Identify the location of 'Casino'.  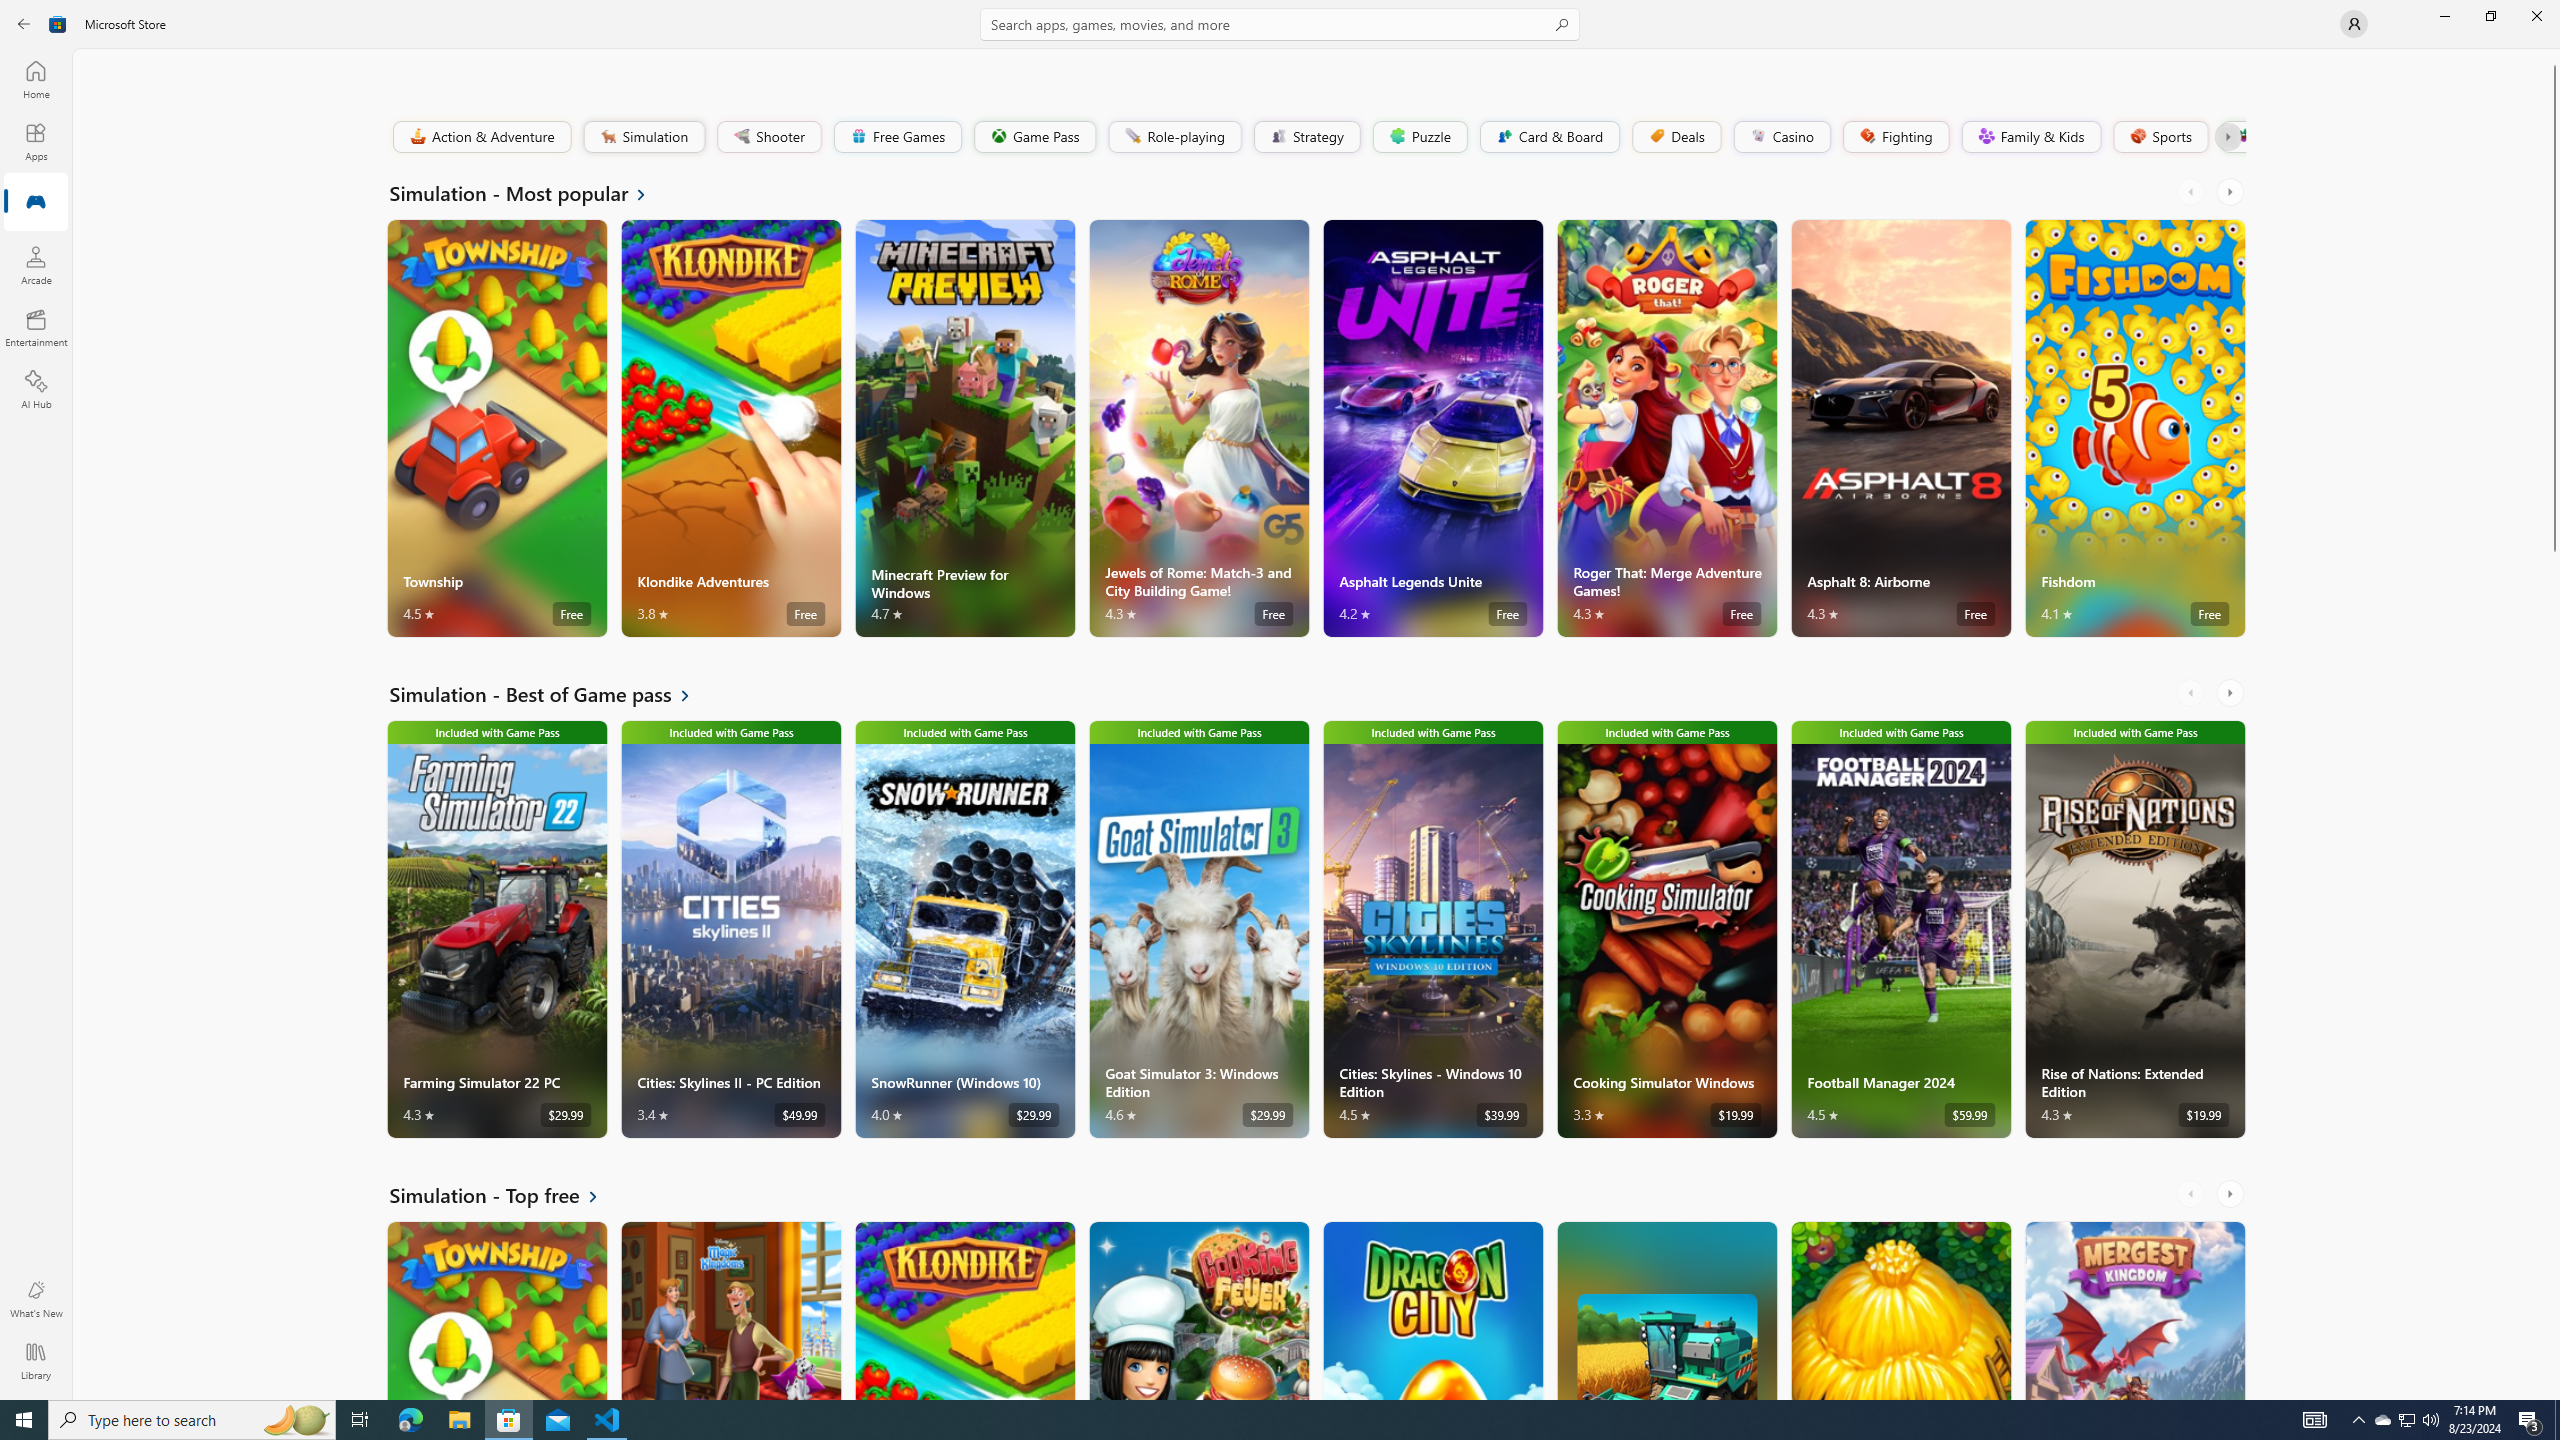
(1781, 135).